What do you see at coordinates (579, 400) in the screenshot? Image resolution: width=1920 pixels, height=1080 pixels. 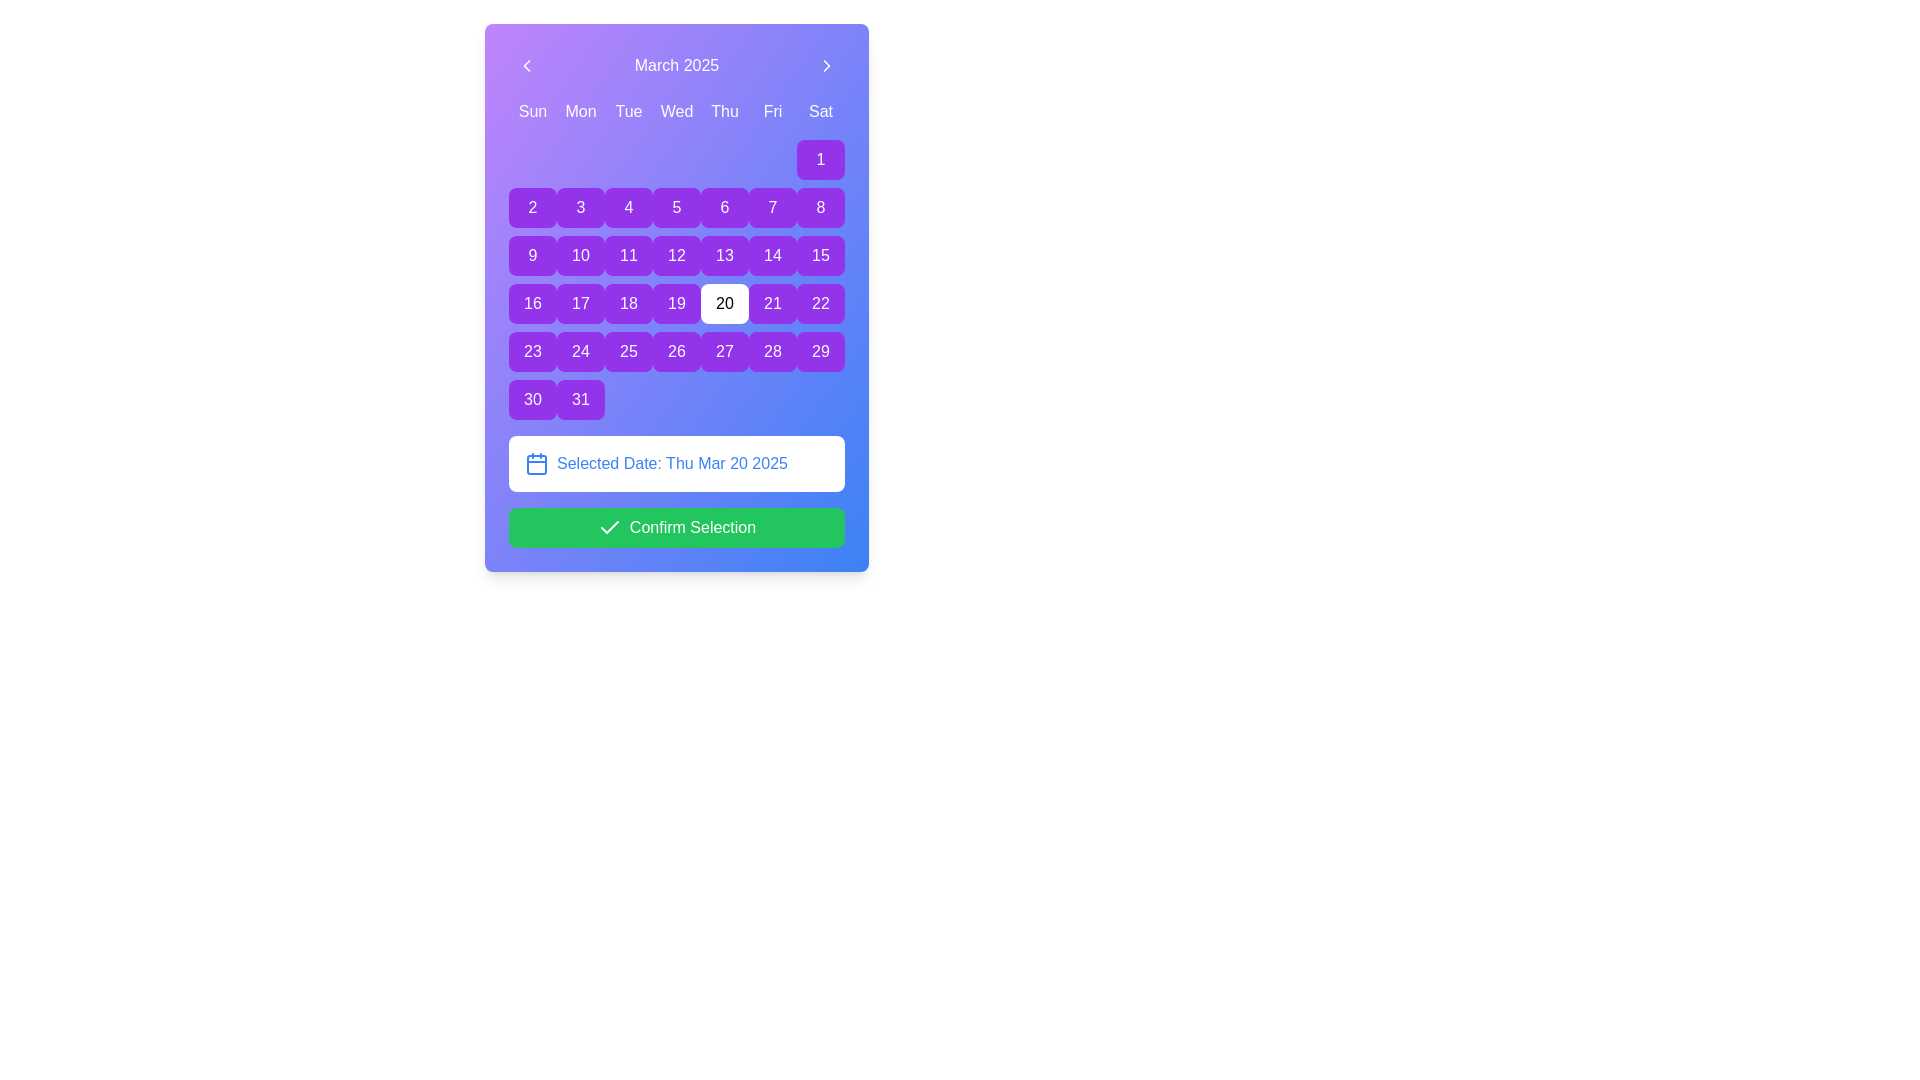 I see `the button representing the 31st day of the month in the calendar view` at bounding box center [579, 400].